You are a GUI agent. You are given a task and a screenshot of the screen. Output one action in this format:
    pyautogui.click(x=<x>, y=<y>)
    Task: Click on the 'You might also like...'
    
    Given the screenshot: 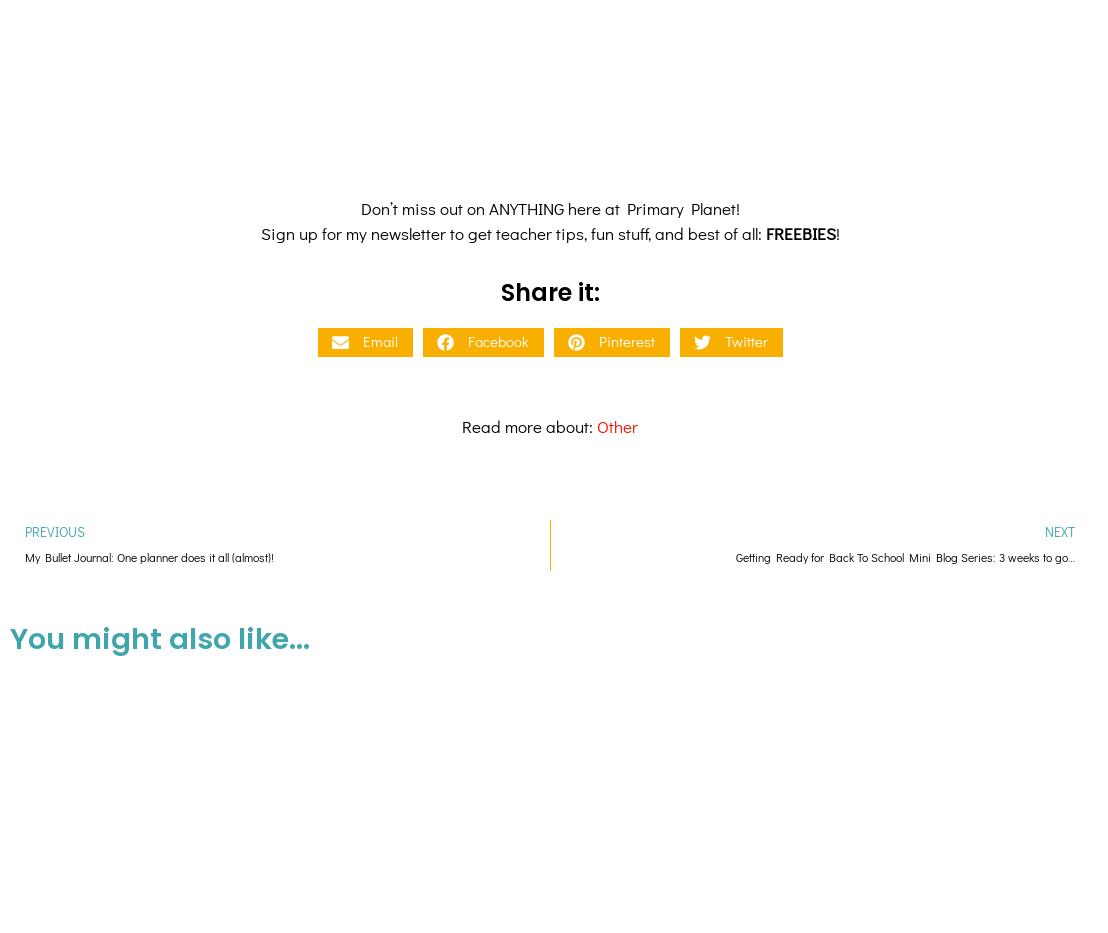 What is the action you would take?
    pyautogui.click(x=9, y=467)
    